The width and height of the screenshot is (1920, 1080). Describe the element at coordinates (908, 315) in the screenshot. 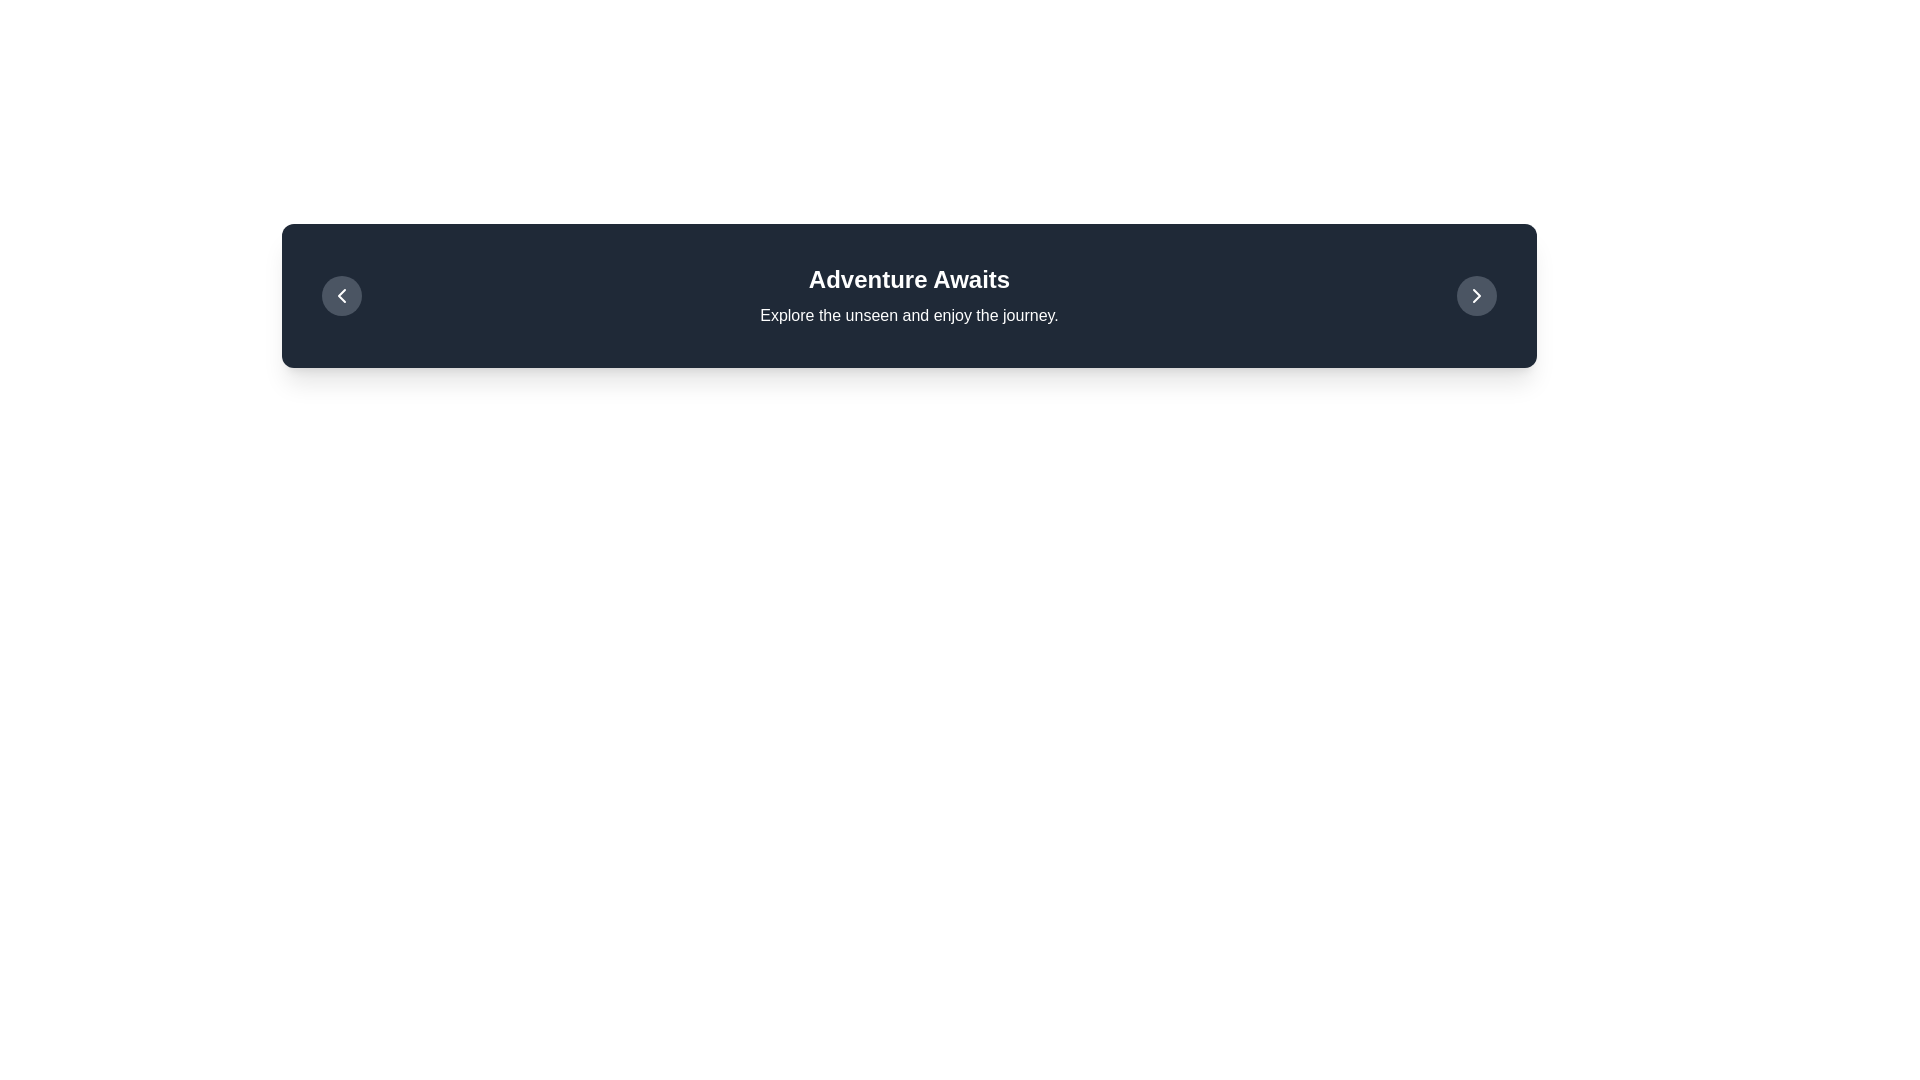

I see `the Text Display element located below the 'Adventure Awaits' heading, which presents descriptive text in a dark blue bar` at that location.